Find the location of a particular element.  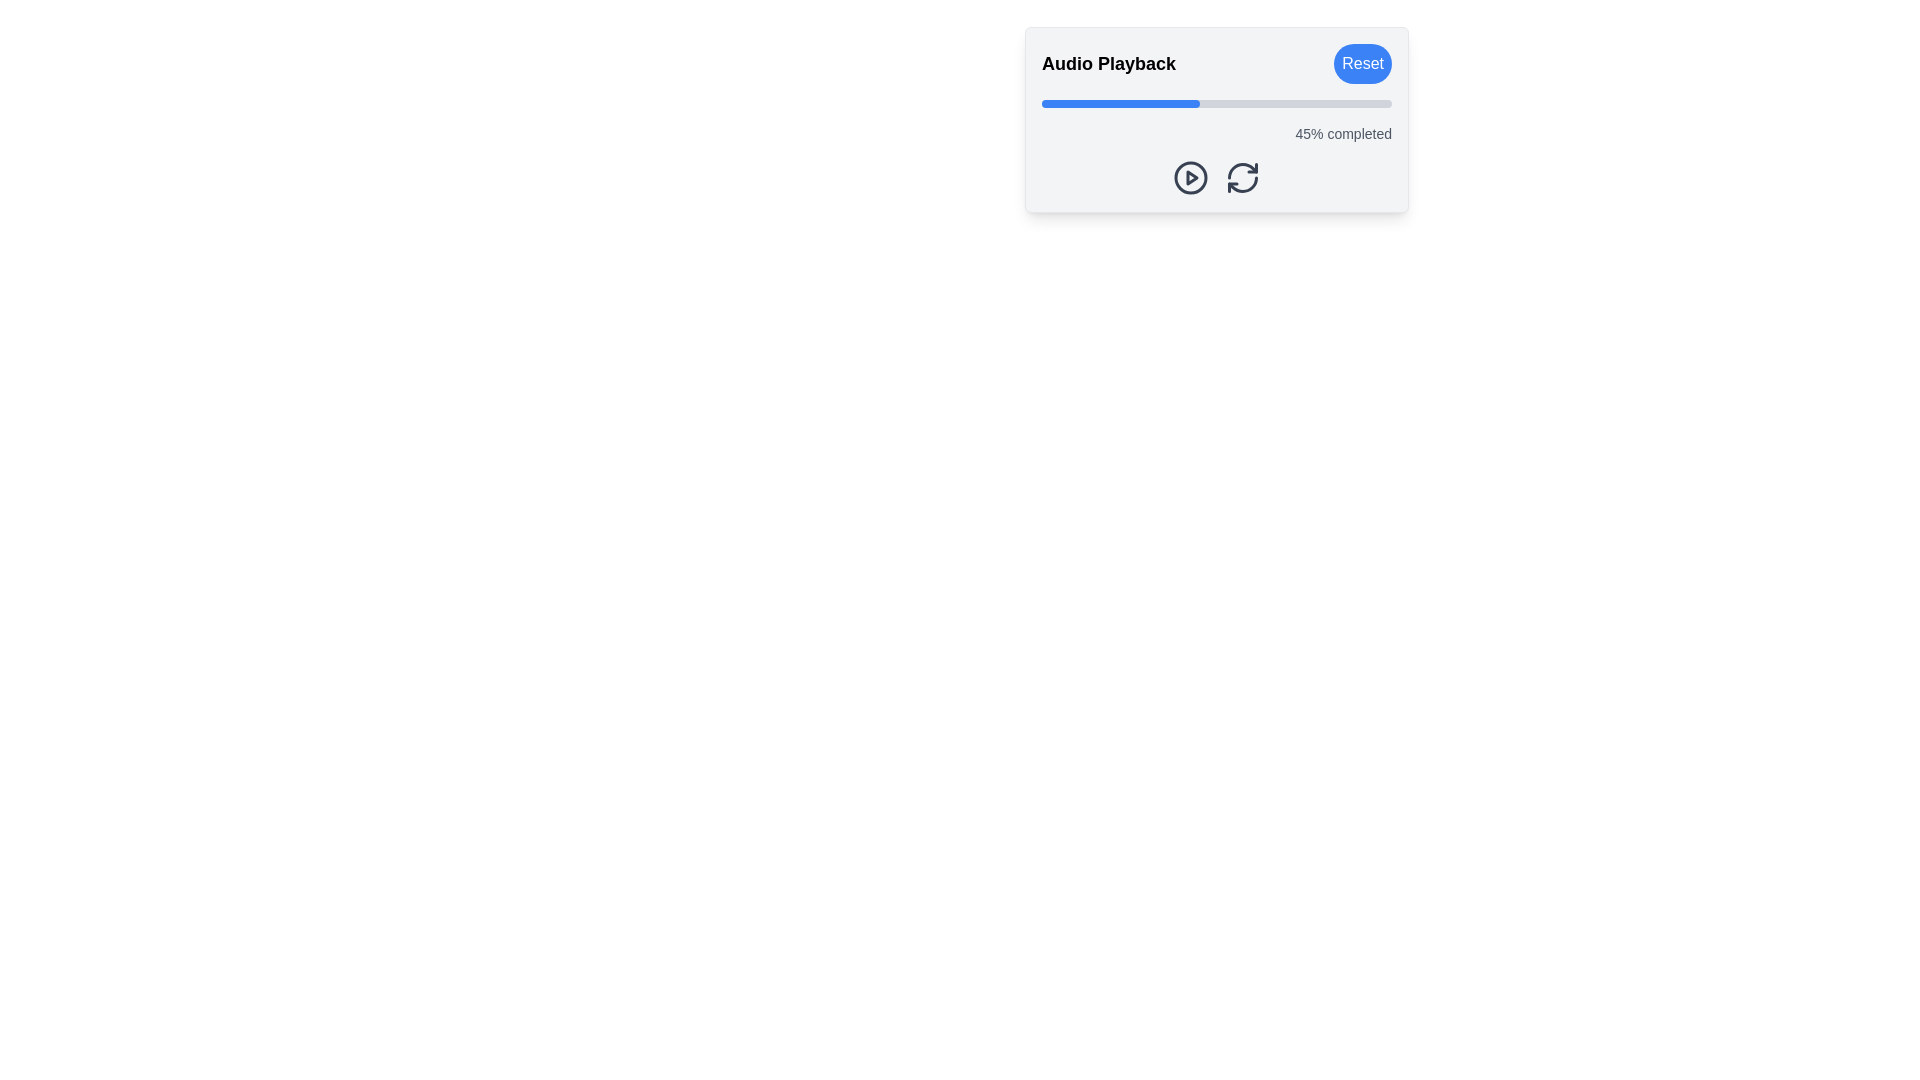

the horizontal progress bar styled in blue and gray, located beneath the title 'Audio Playback' and the 'Reset' button, above the text '45% completed' is located at coordinates (1216, 104).